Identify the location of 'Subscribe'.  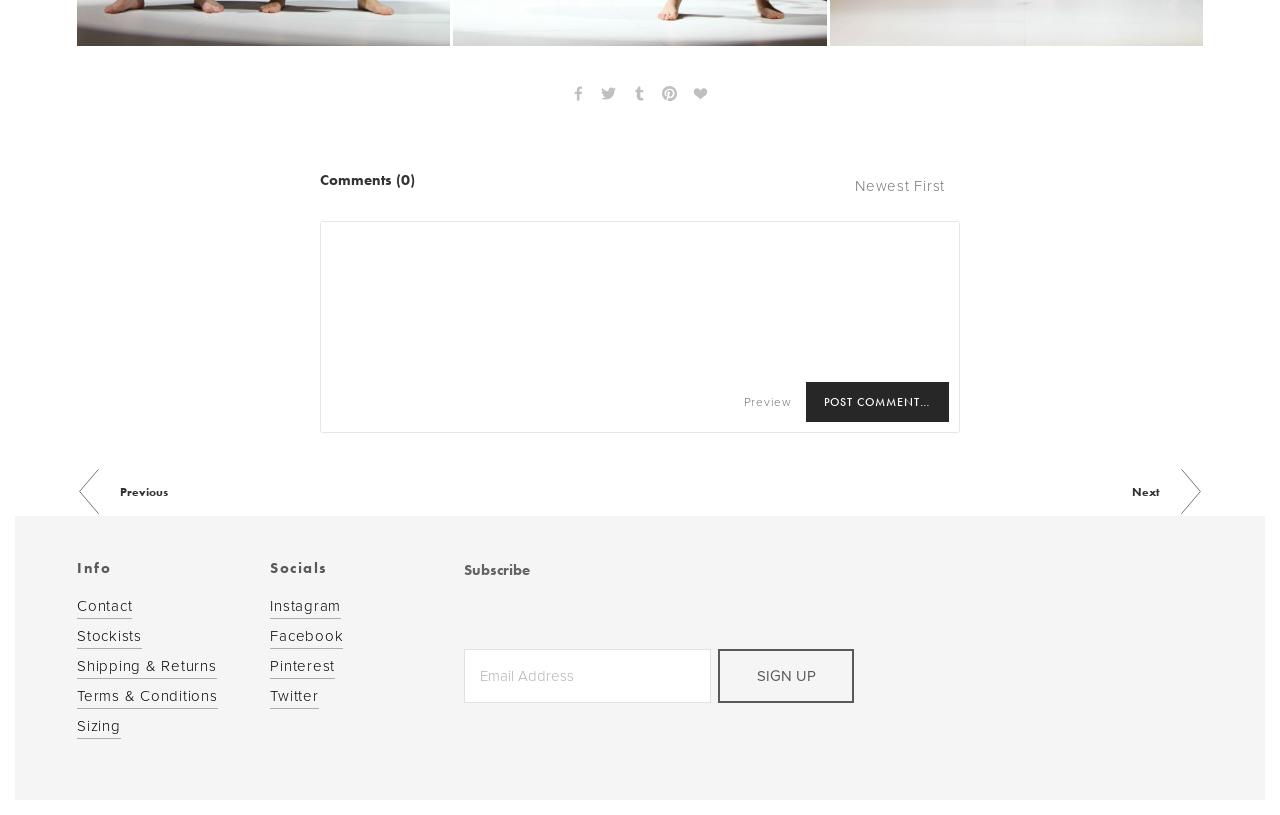
(496, 568).